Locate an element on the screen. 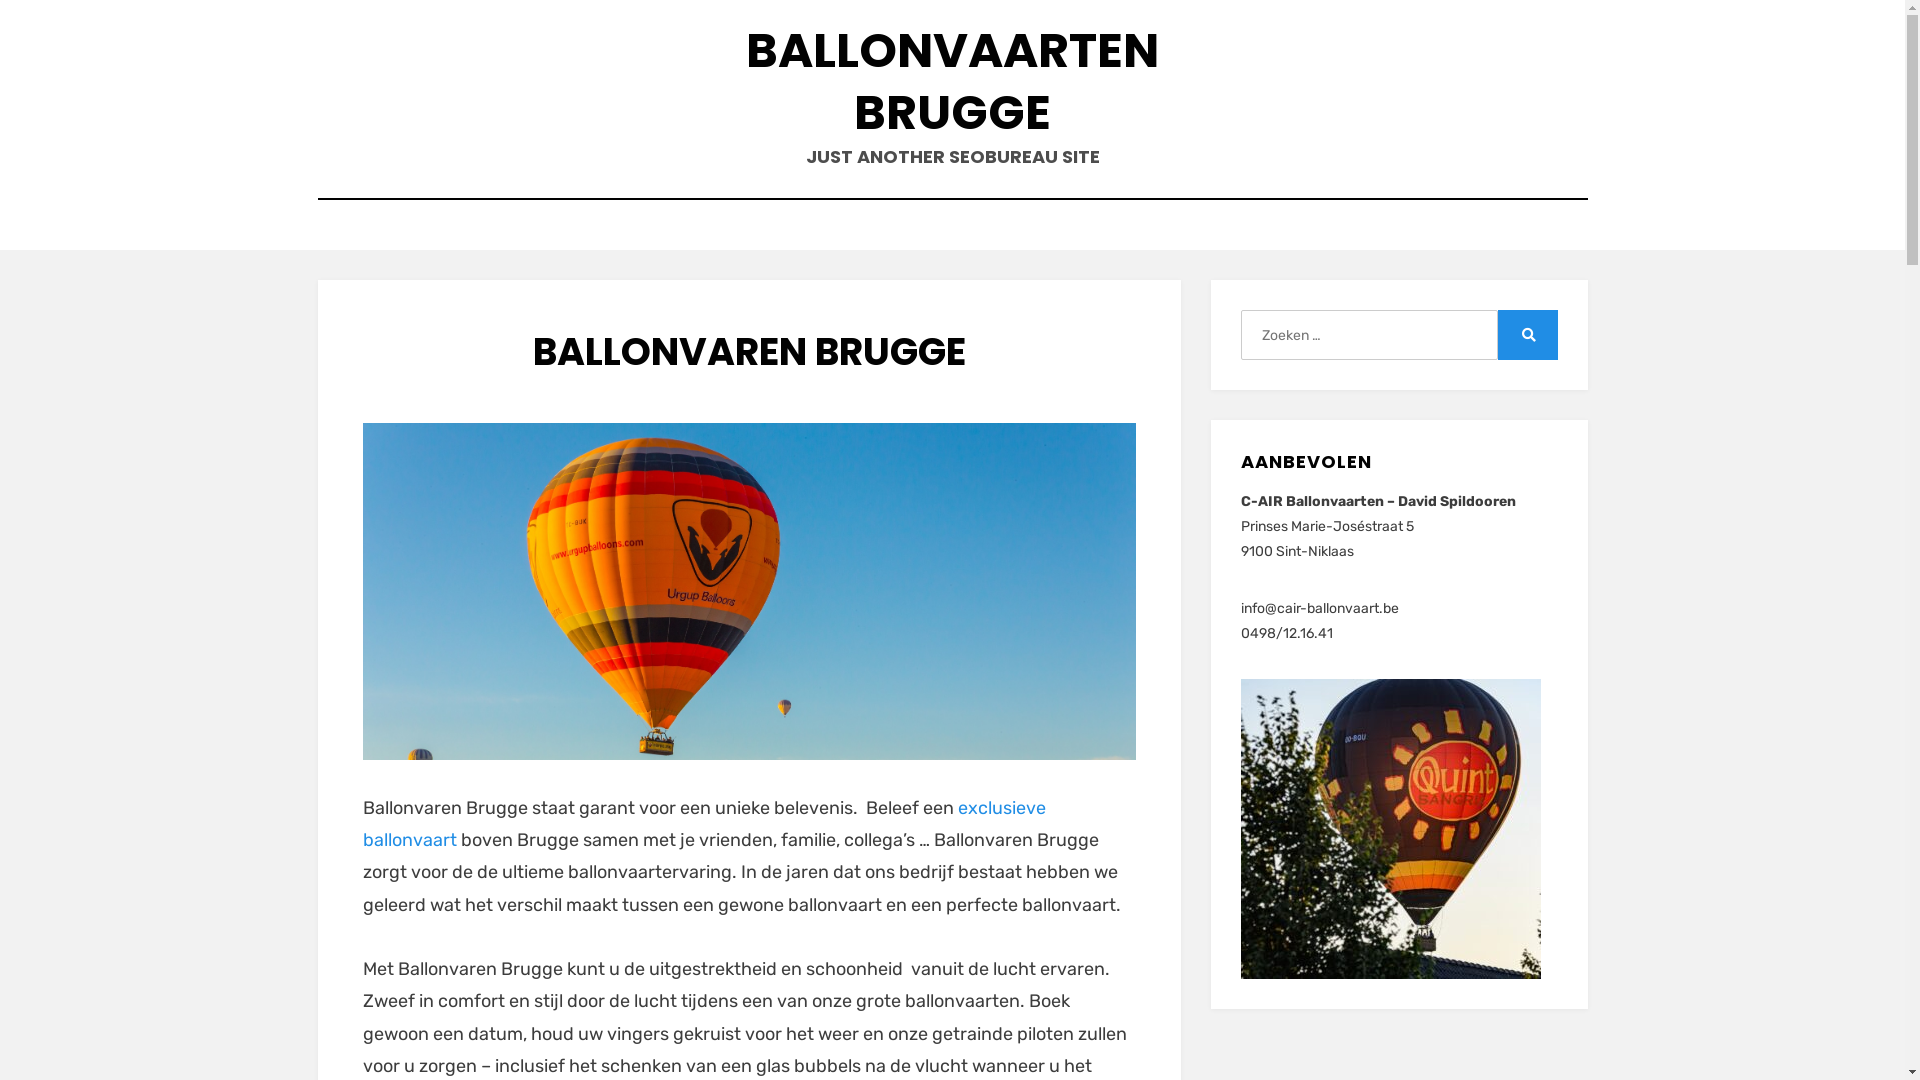 This screenshot has height=1080, width=1920. '0498/12.16.41' is located at coordinates (1286, 633).